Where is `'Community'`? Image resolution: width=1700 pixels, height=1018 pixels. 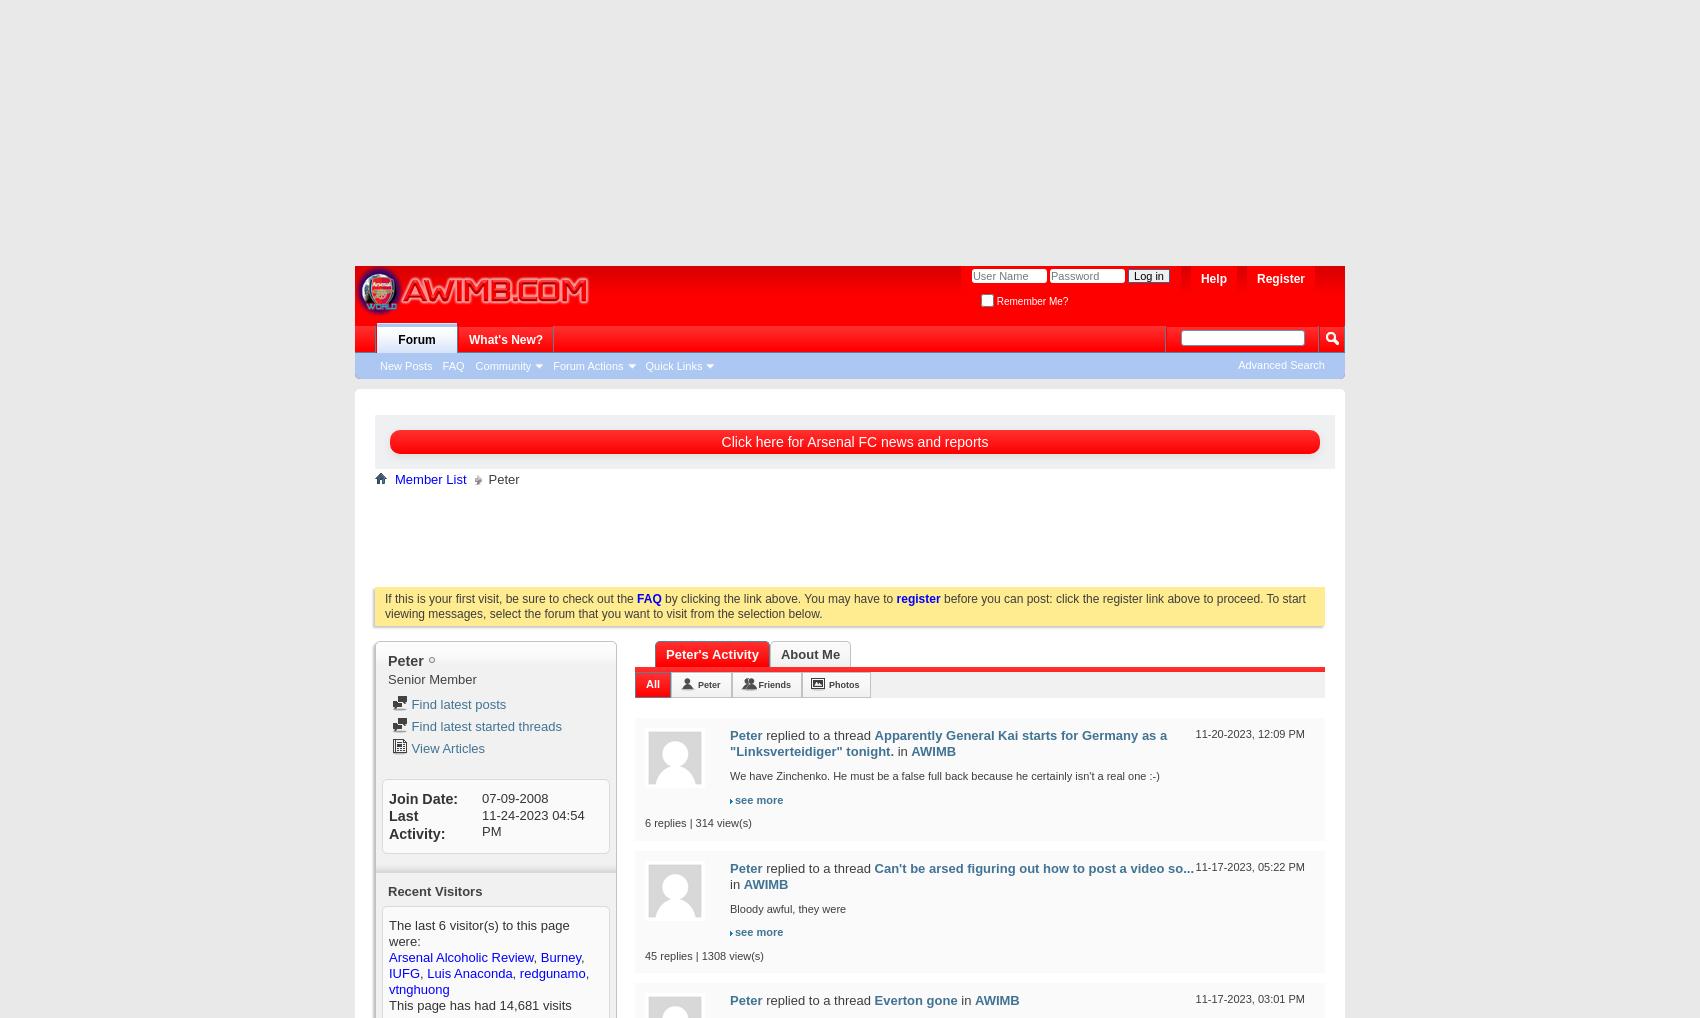
'Community' is located at coordinates (474, 364).